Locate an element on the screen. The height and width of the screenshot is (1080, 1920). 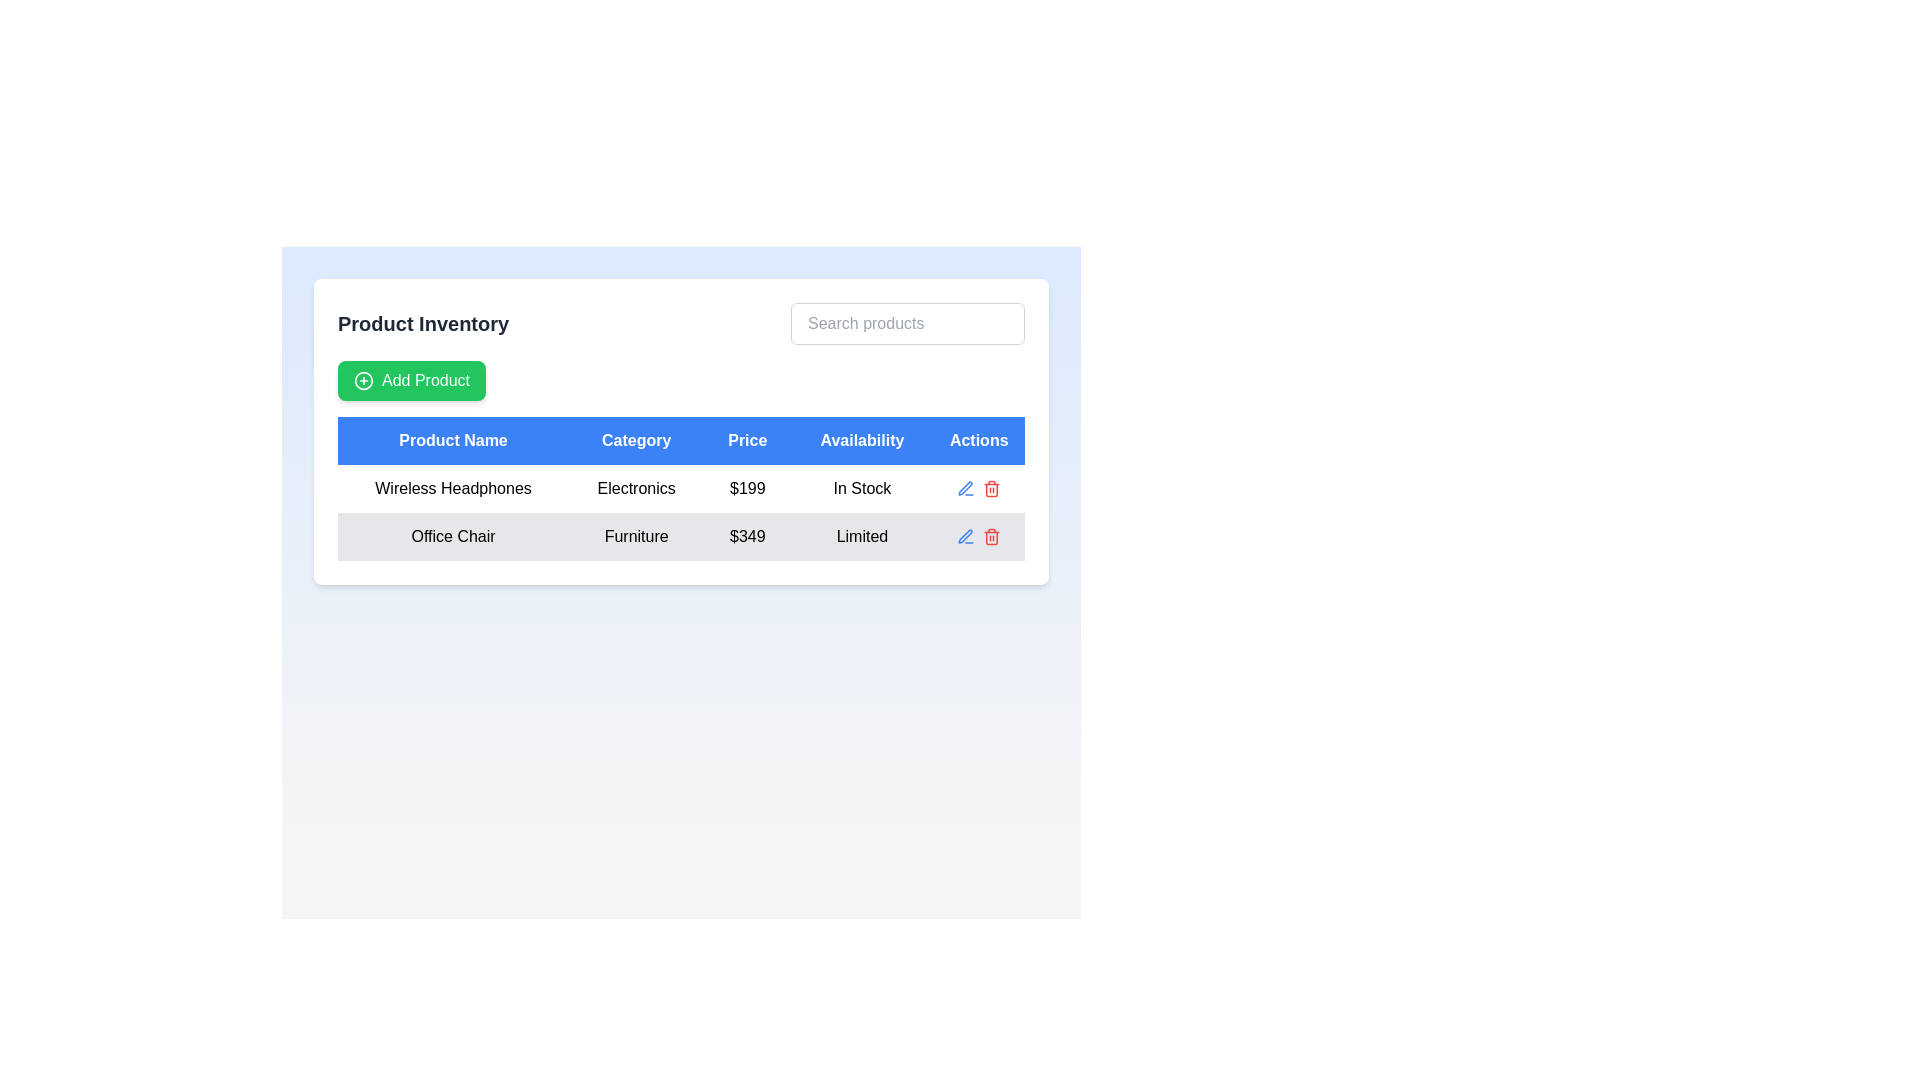
the 'Furniture' text label located in the second column of the second row of the product inventory table is located at coordinates (635, 535).